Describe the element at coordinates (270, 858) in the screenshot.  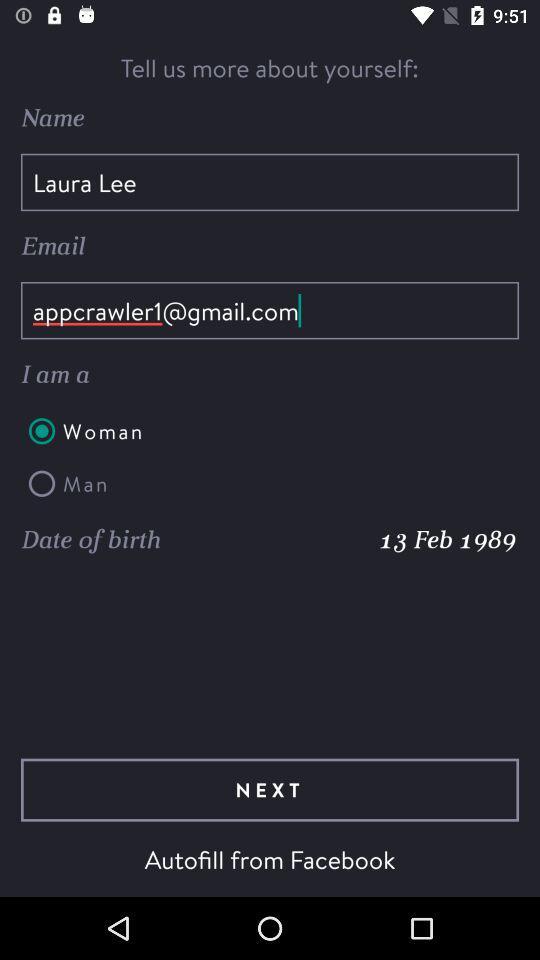
I see `the autofill from facebook item` at that location.